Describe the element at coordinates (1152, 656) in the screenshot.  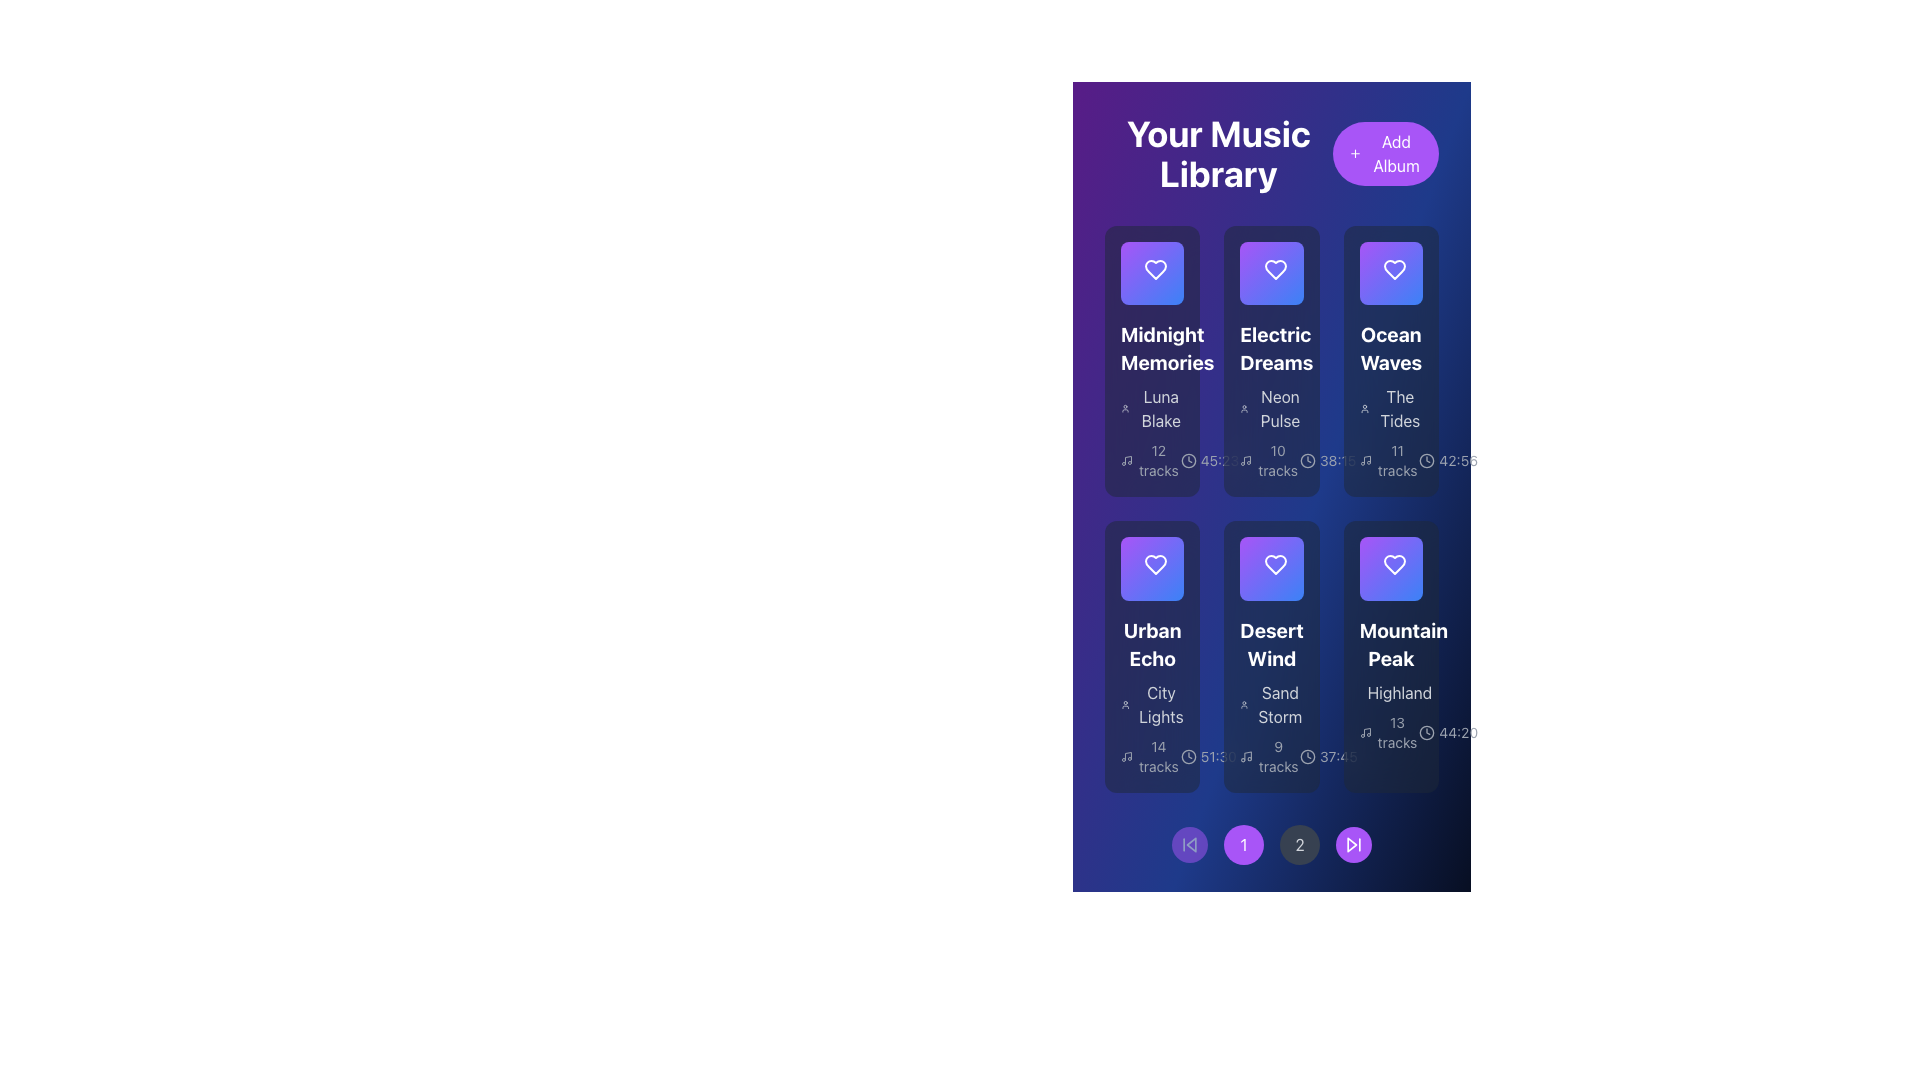
I see `the interactive card titled 'Urban Echo' with a subtitle 'City Lights' located in the bottom left corner of the upper row` at that location.